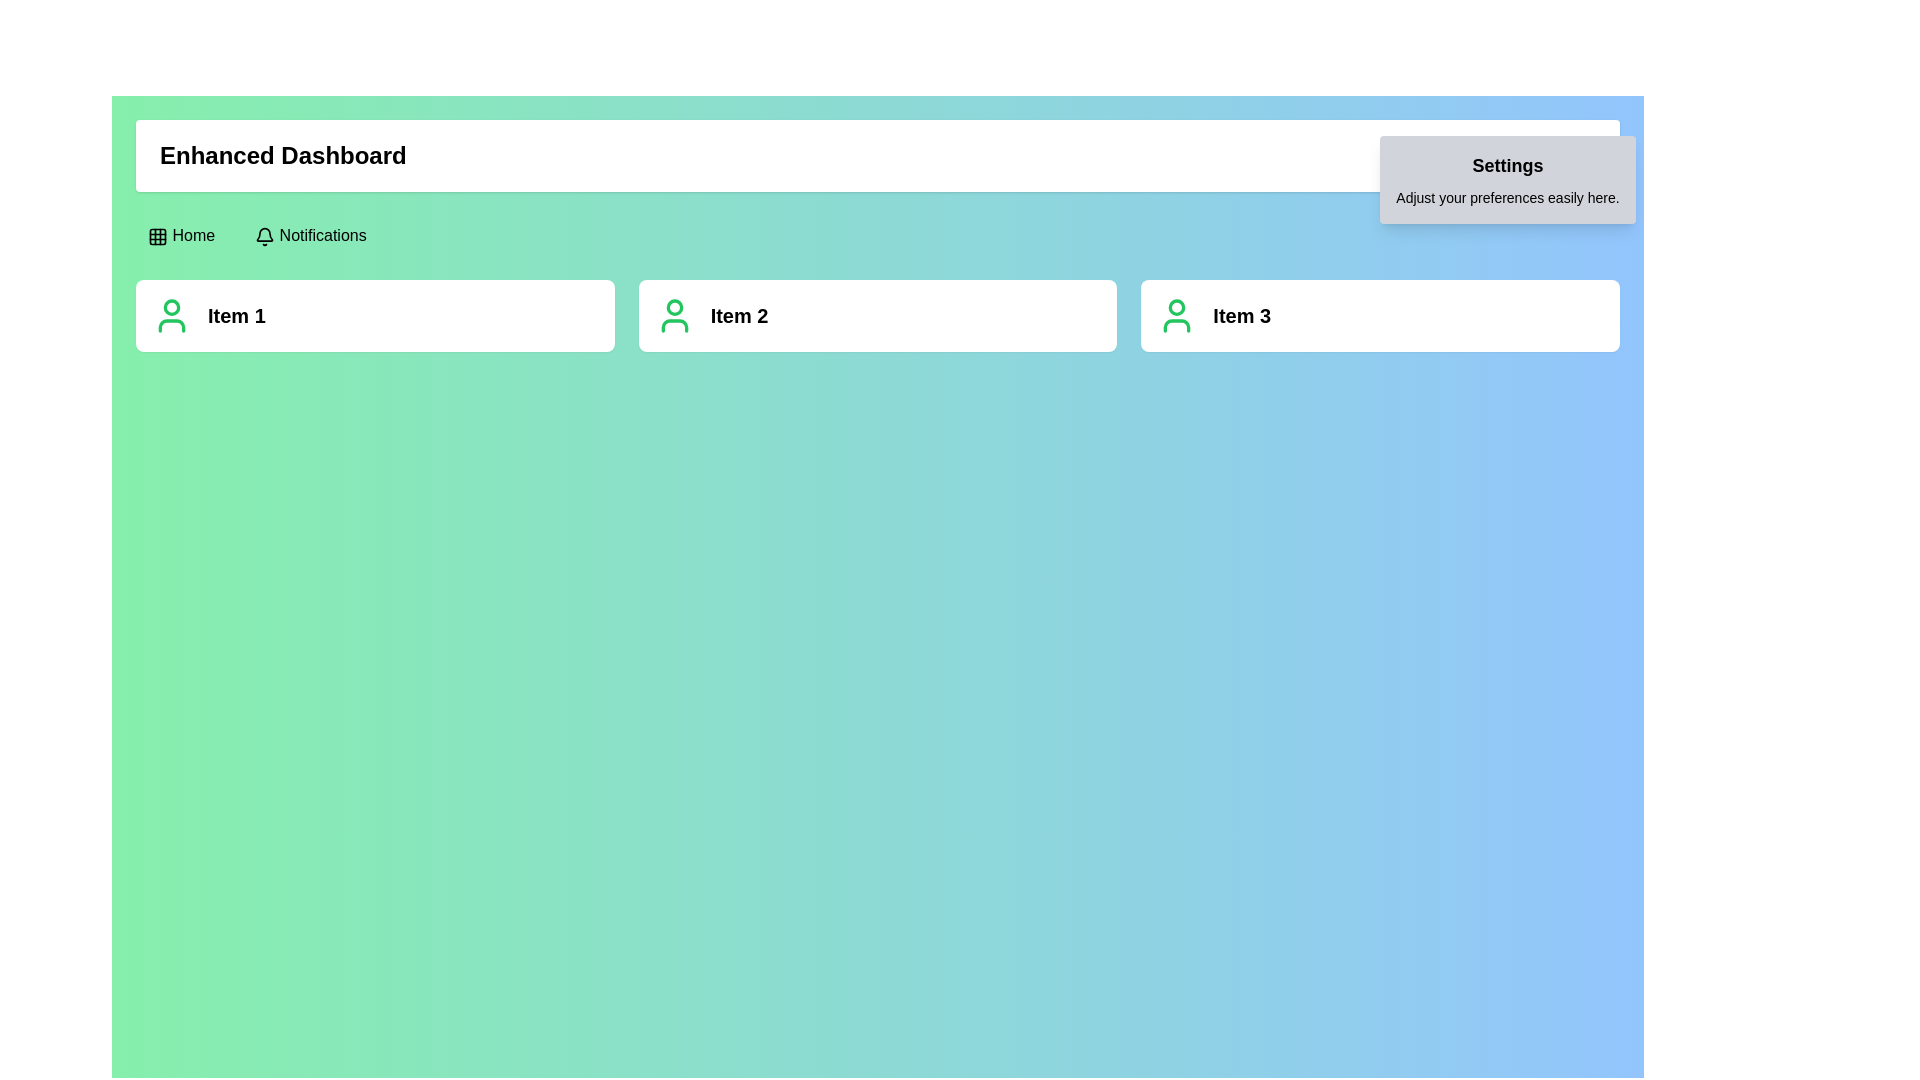 The width and height of the screenshot is (1920, 1080). I want to click on the text label 'Enhanced Dashboard' which is styled with bold and extra-large font located in the top left area of the interface, so click(282, 154).